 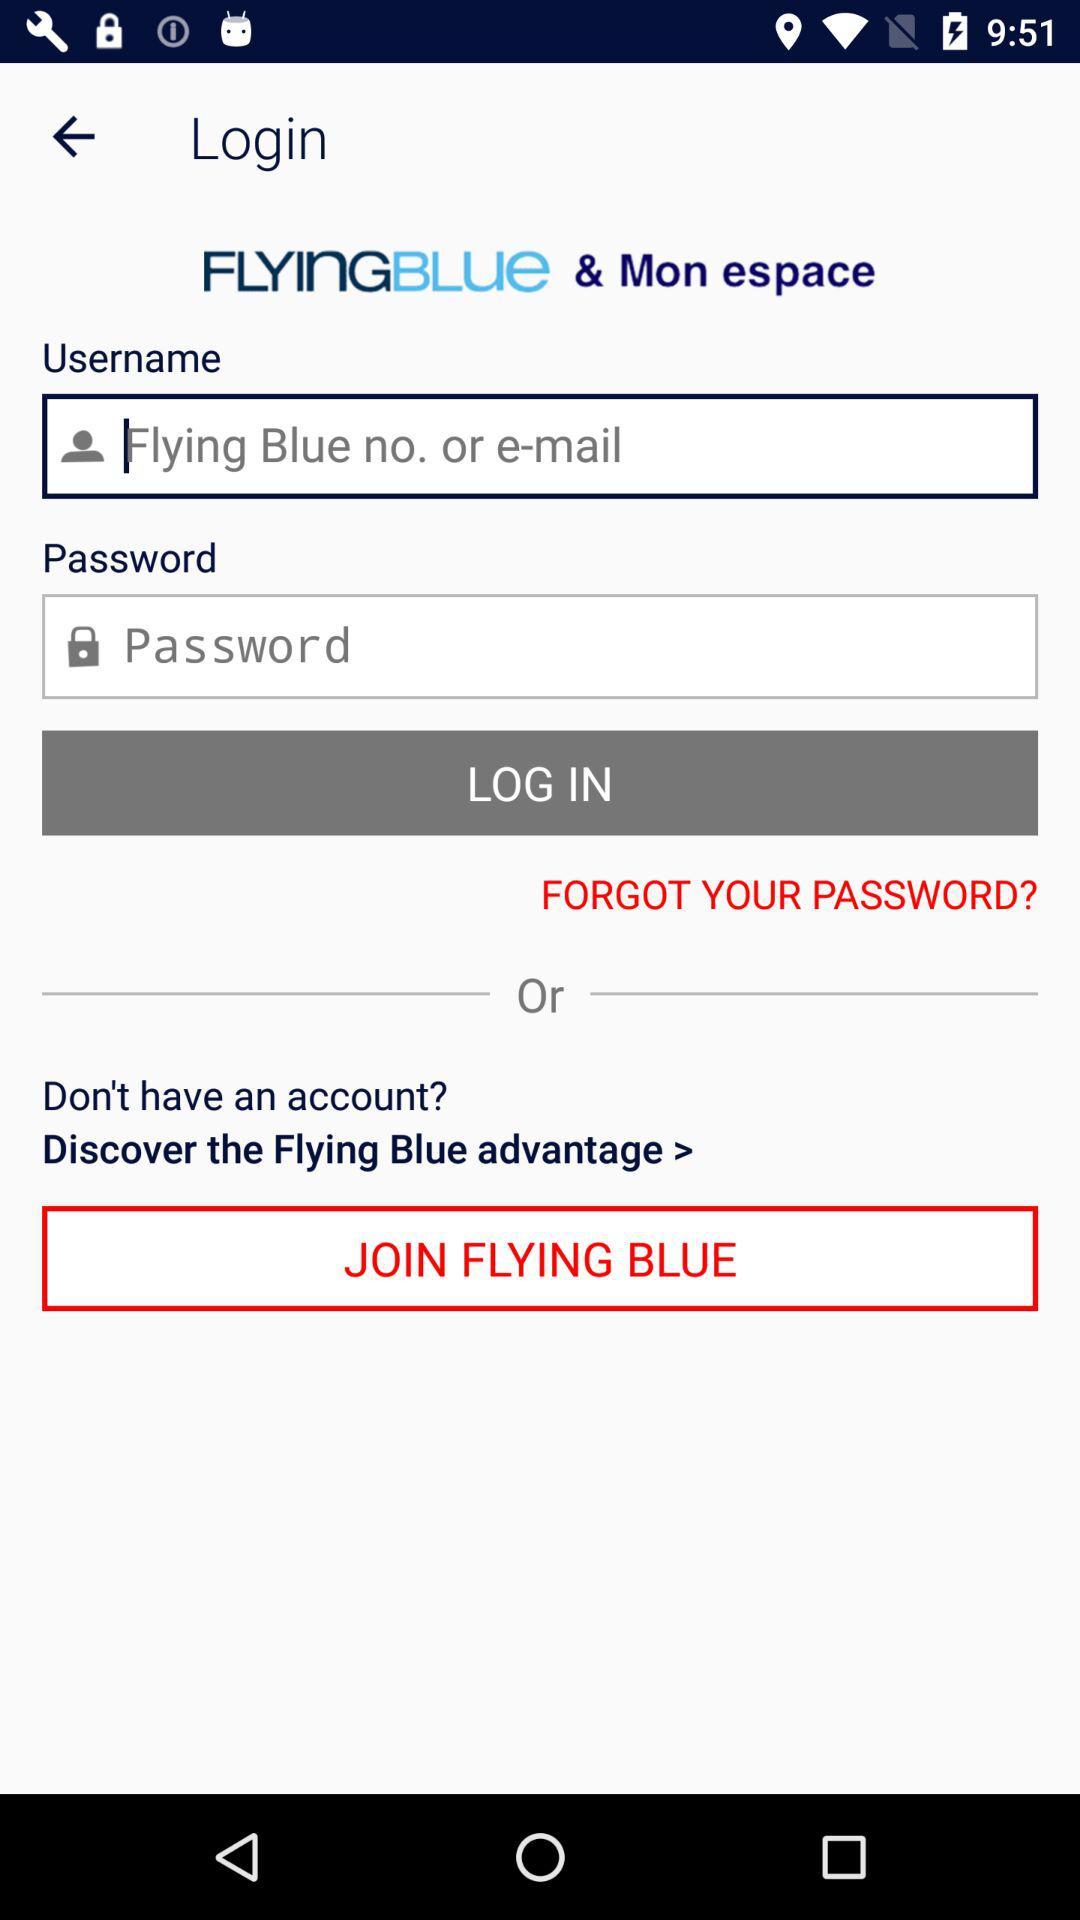 I want to click on the item below don t have item, so click(x=540, y=1147).